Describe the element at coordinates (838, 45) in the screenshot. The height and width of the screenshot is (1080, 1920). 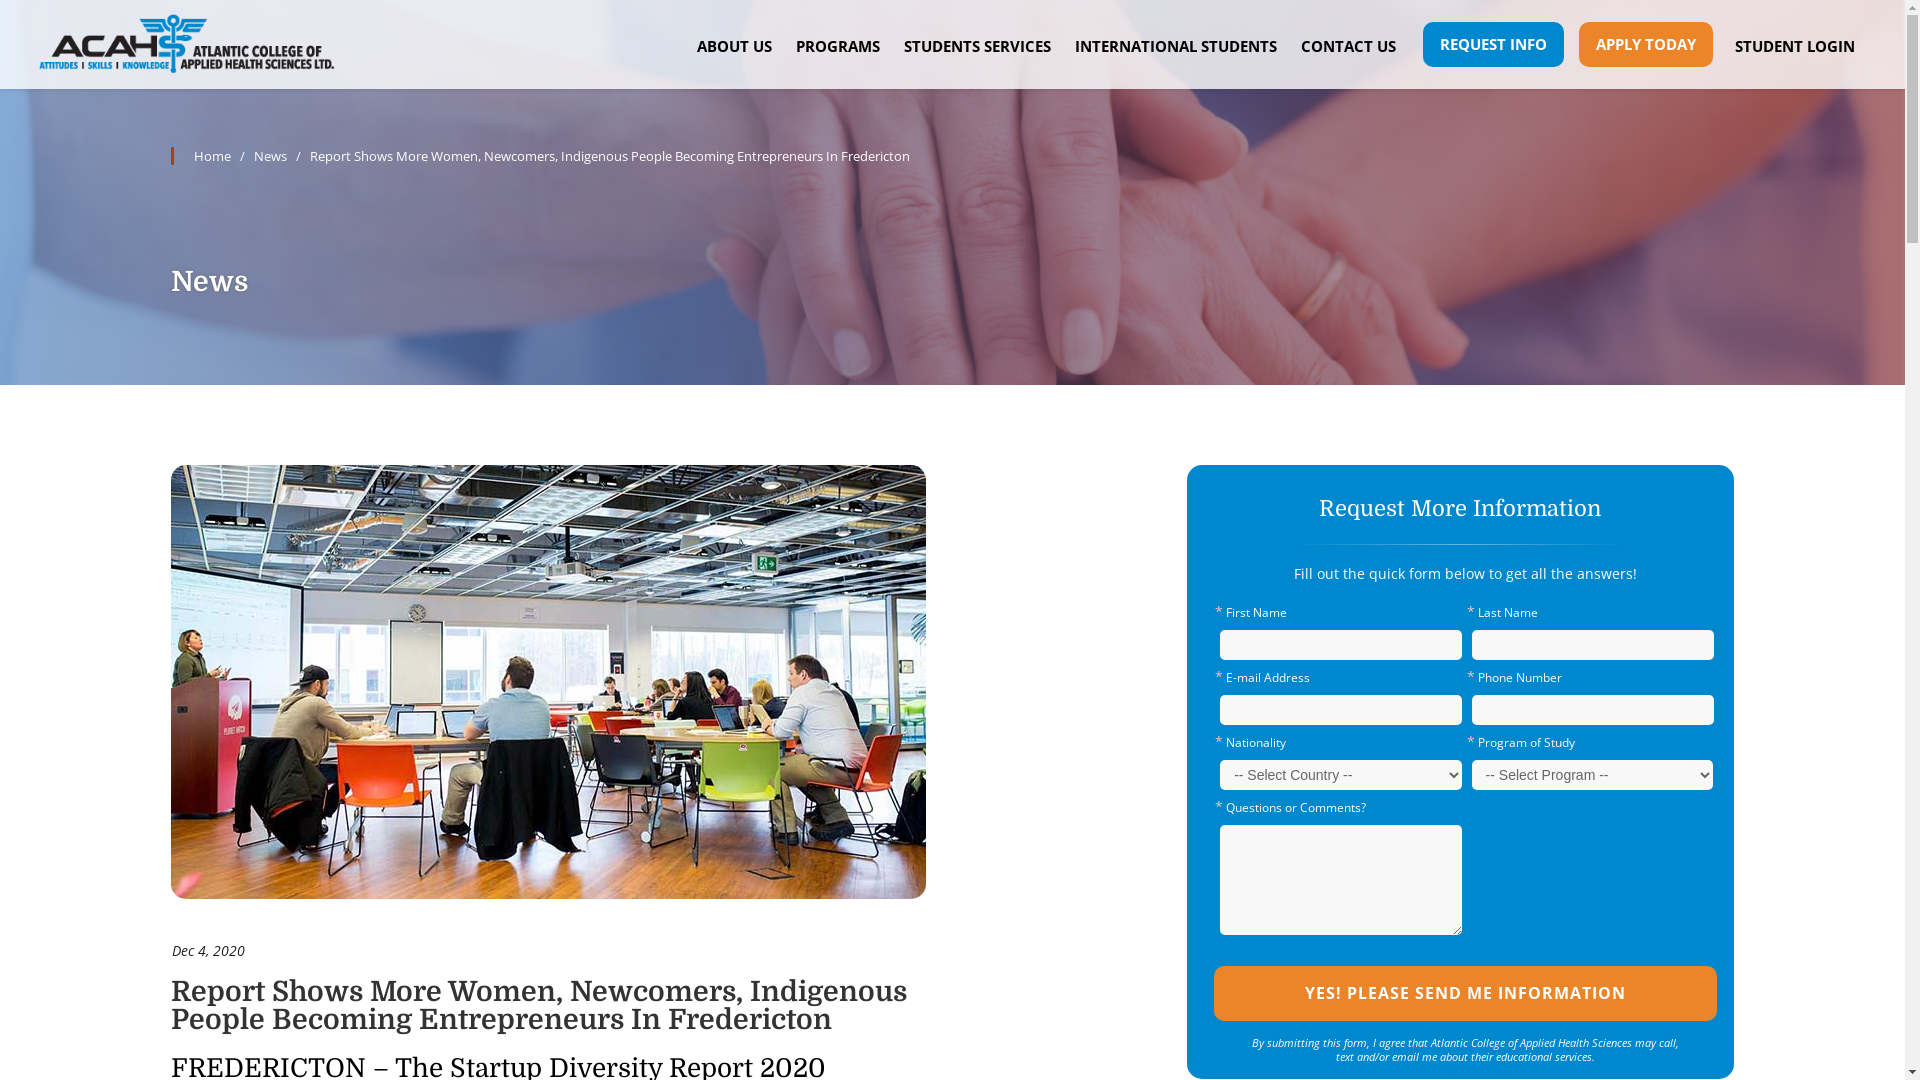
I see `'PROGRAMS'` at that location.